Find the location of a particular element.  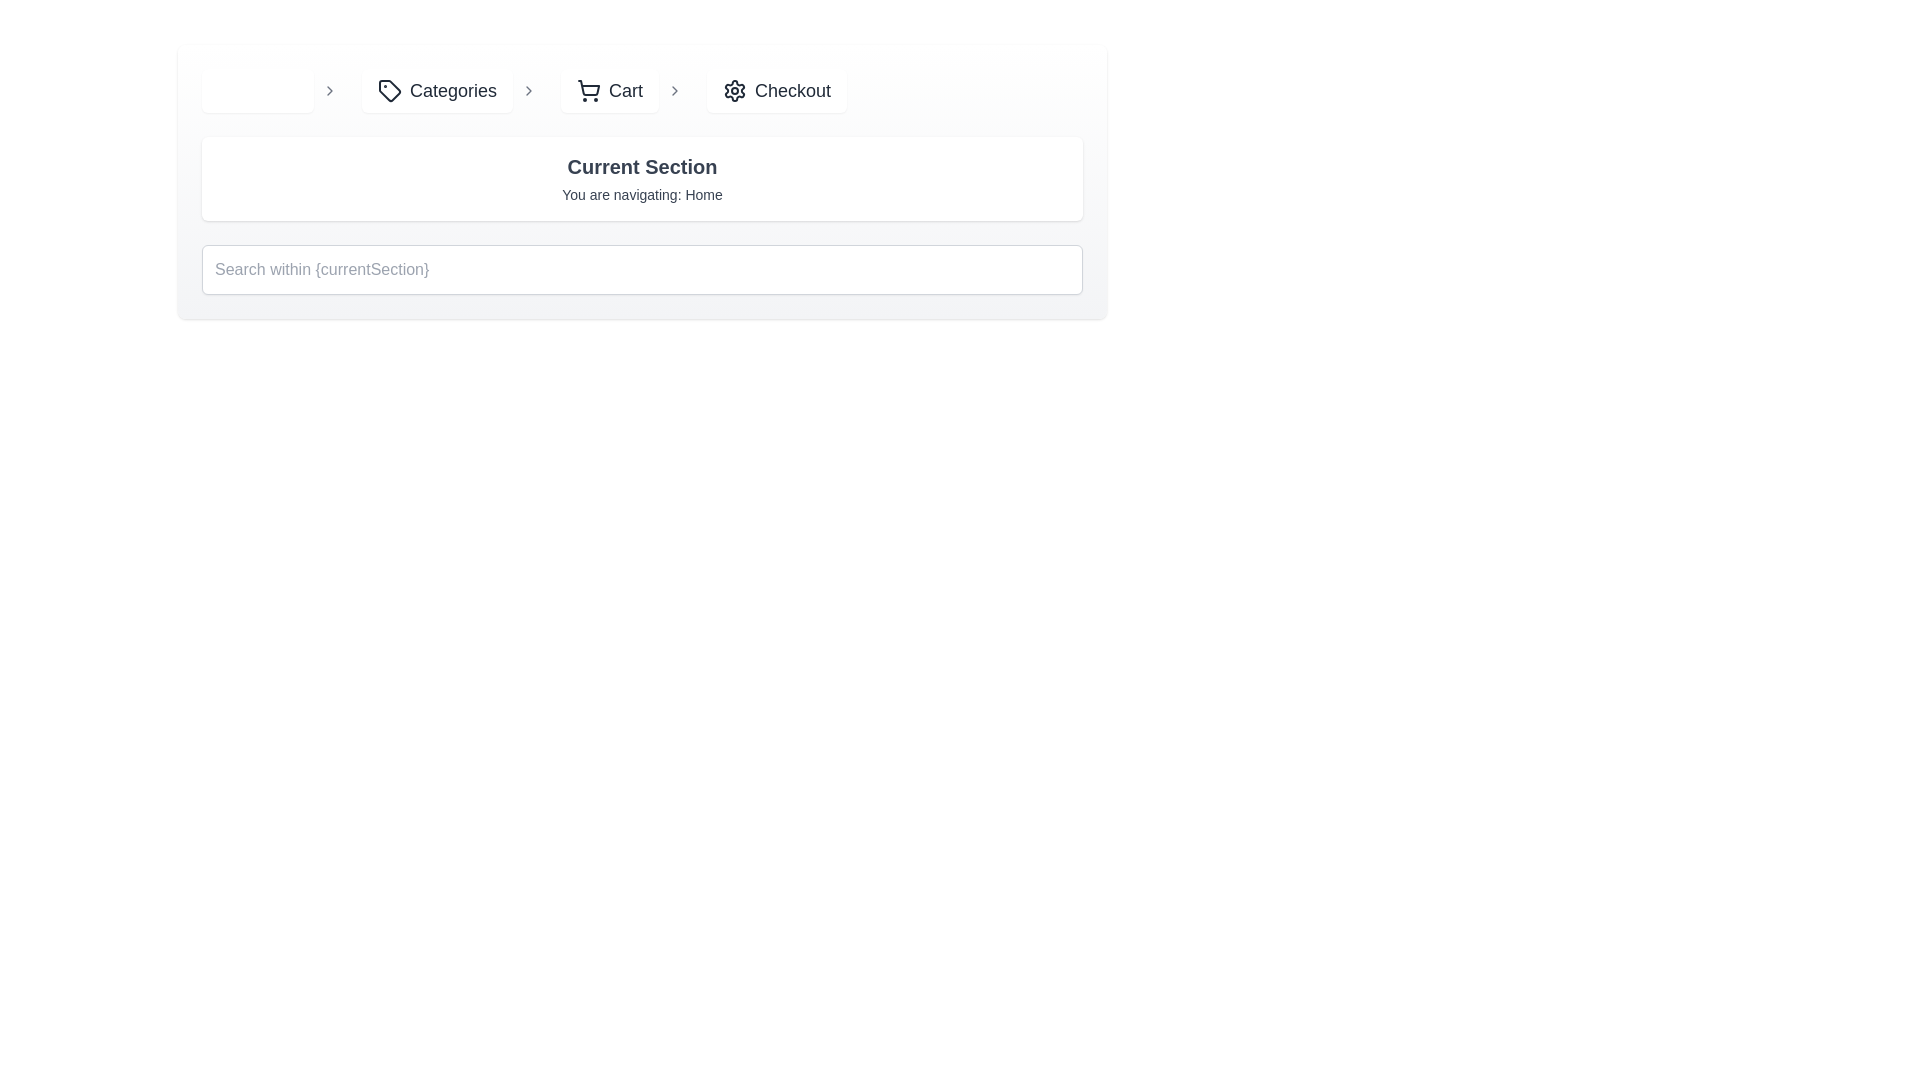

the shopping cart icon located inside the 'Cart' button in the horizontal navigation bar is located at coordinates (588, 91).